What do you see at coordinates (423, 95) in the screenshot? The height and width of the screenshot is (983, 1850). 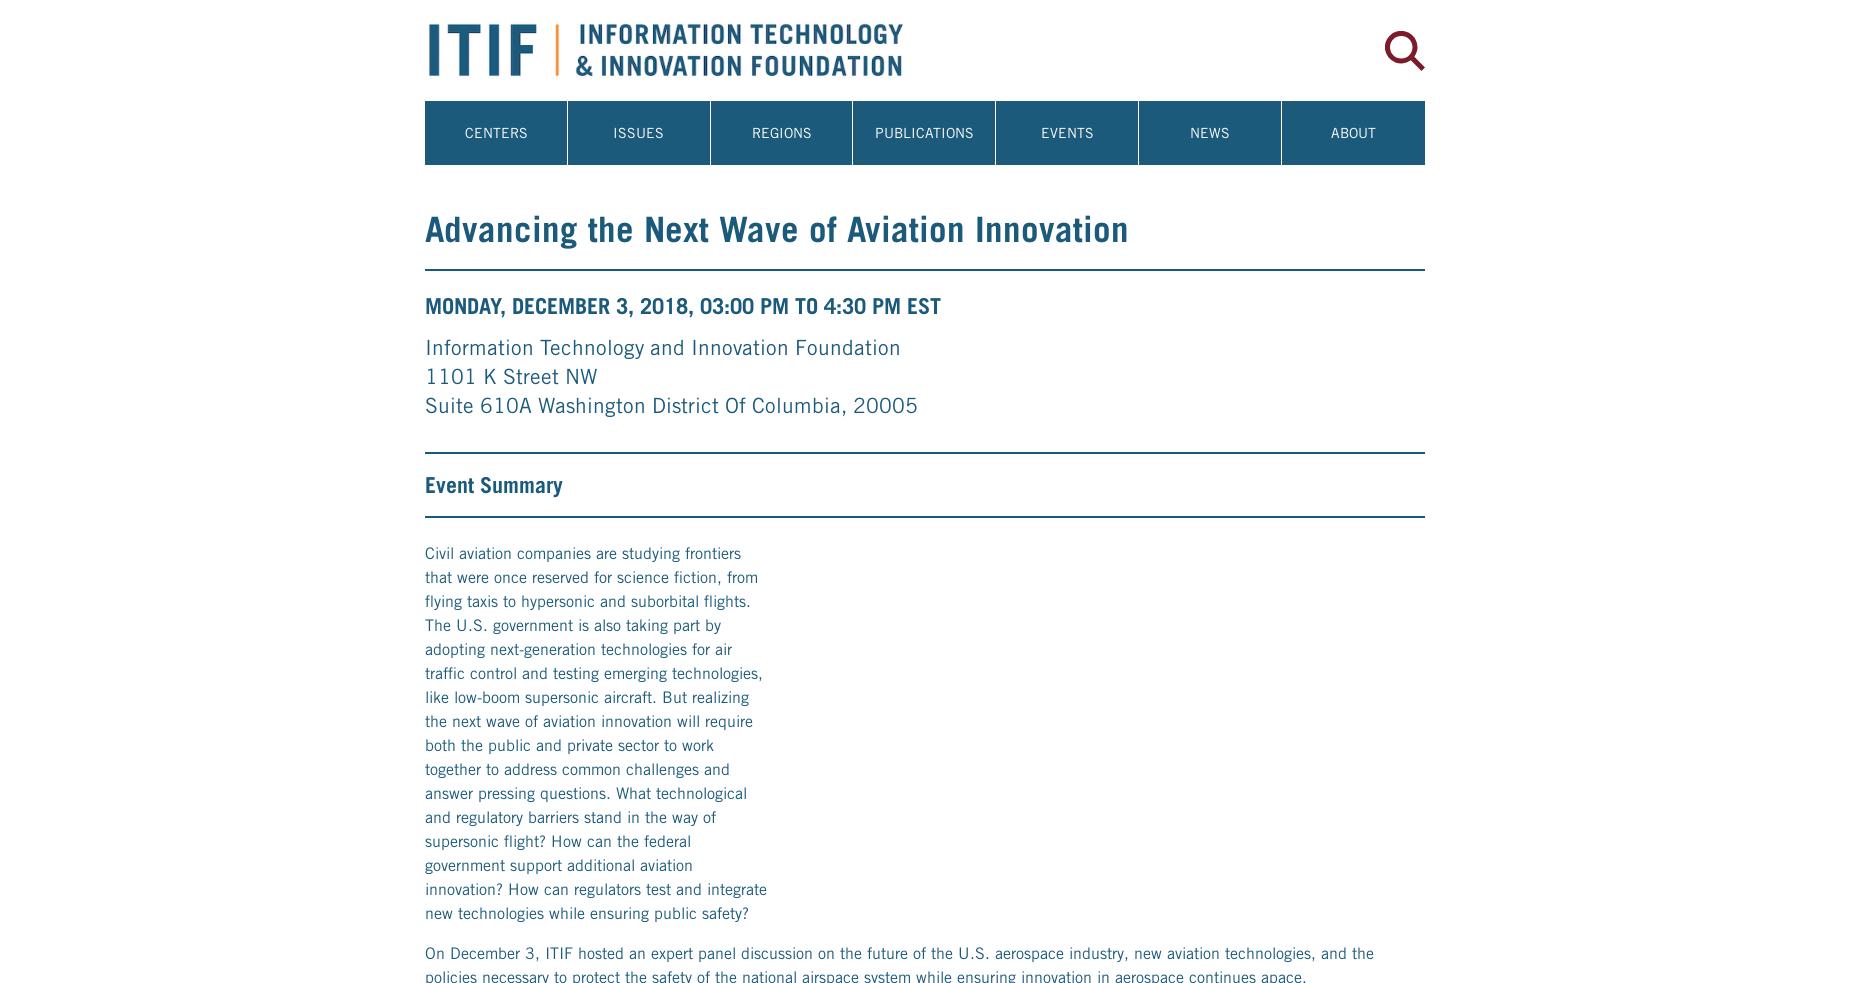 I see `'Alan McQuinn, Senior Policy Analyst at ITIF, opened the event. He explained that airplanes today aren’t that different from airplanes a few decades ago, and he noted that there is great opportunity for innovation in air travel.'` at bounding box center [423, 95].